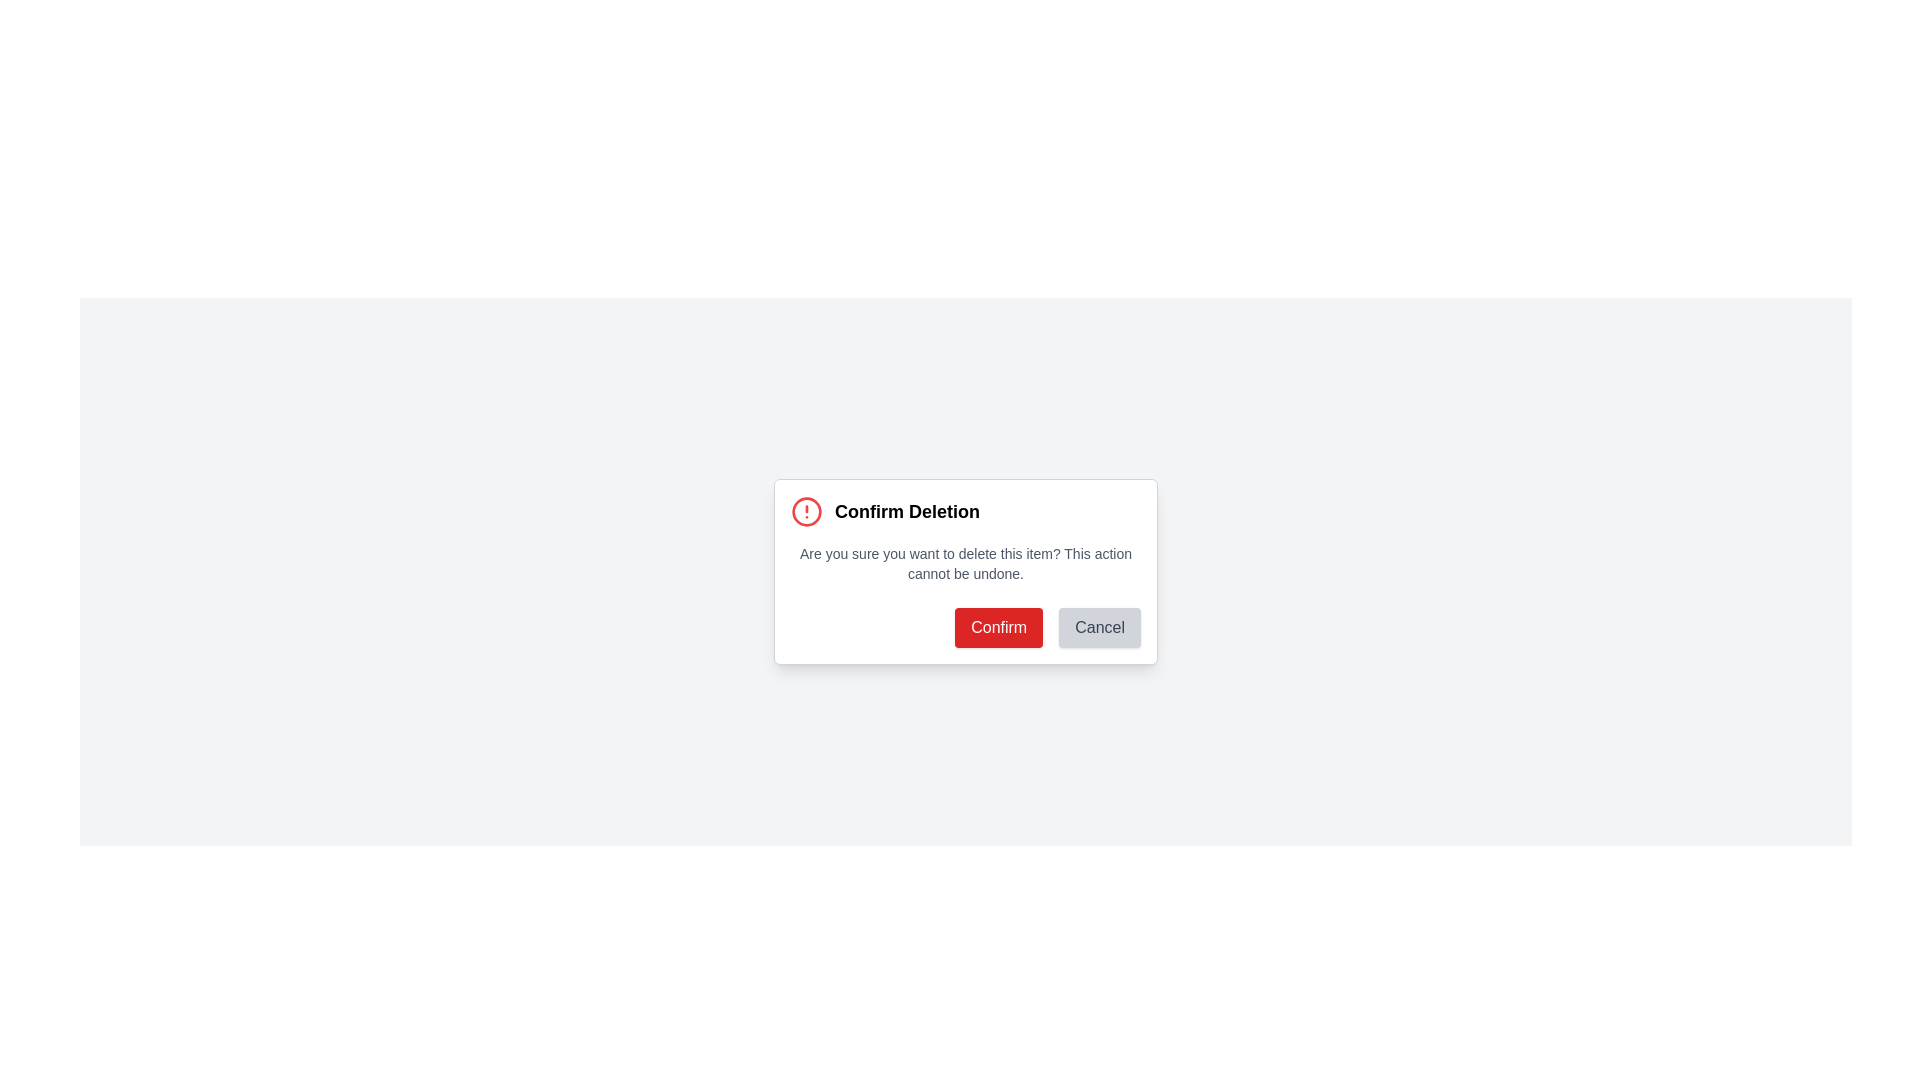 Image resolution: width=1920 pixels, height=1080 pixels. What do you see at coordinates (965, 563) in the screenshot?
I see `the text warning message that says 'Are you sure you want to delete this item? This action cannot be undone.', which is styled in small gray font and located centrally within the confirmation dialog` at bounding box center [965, 563].